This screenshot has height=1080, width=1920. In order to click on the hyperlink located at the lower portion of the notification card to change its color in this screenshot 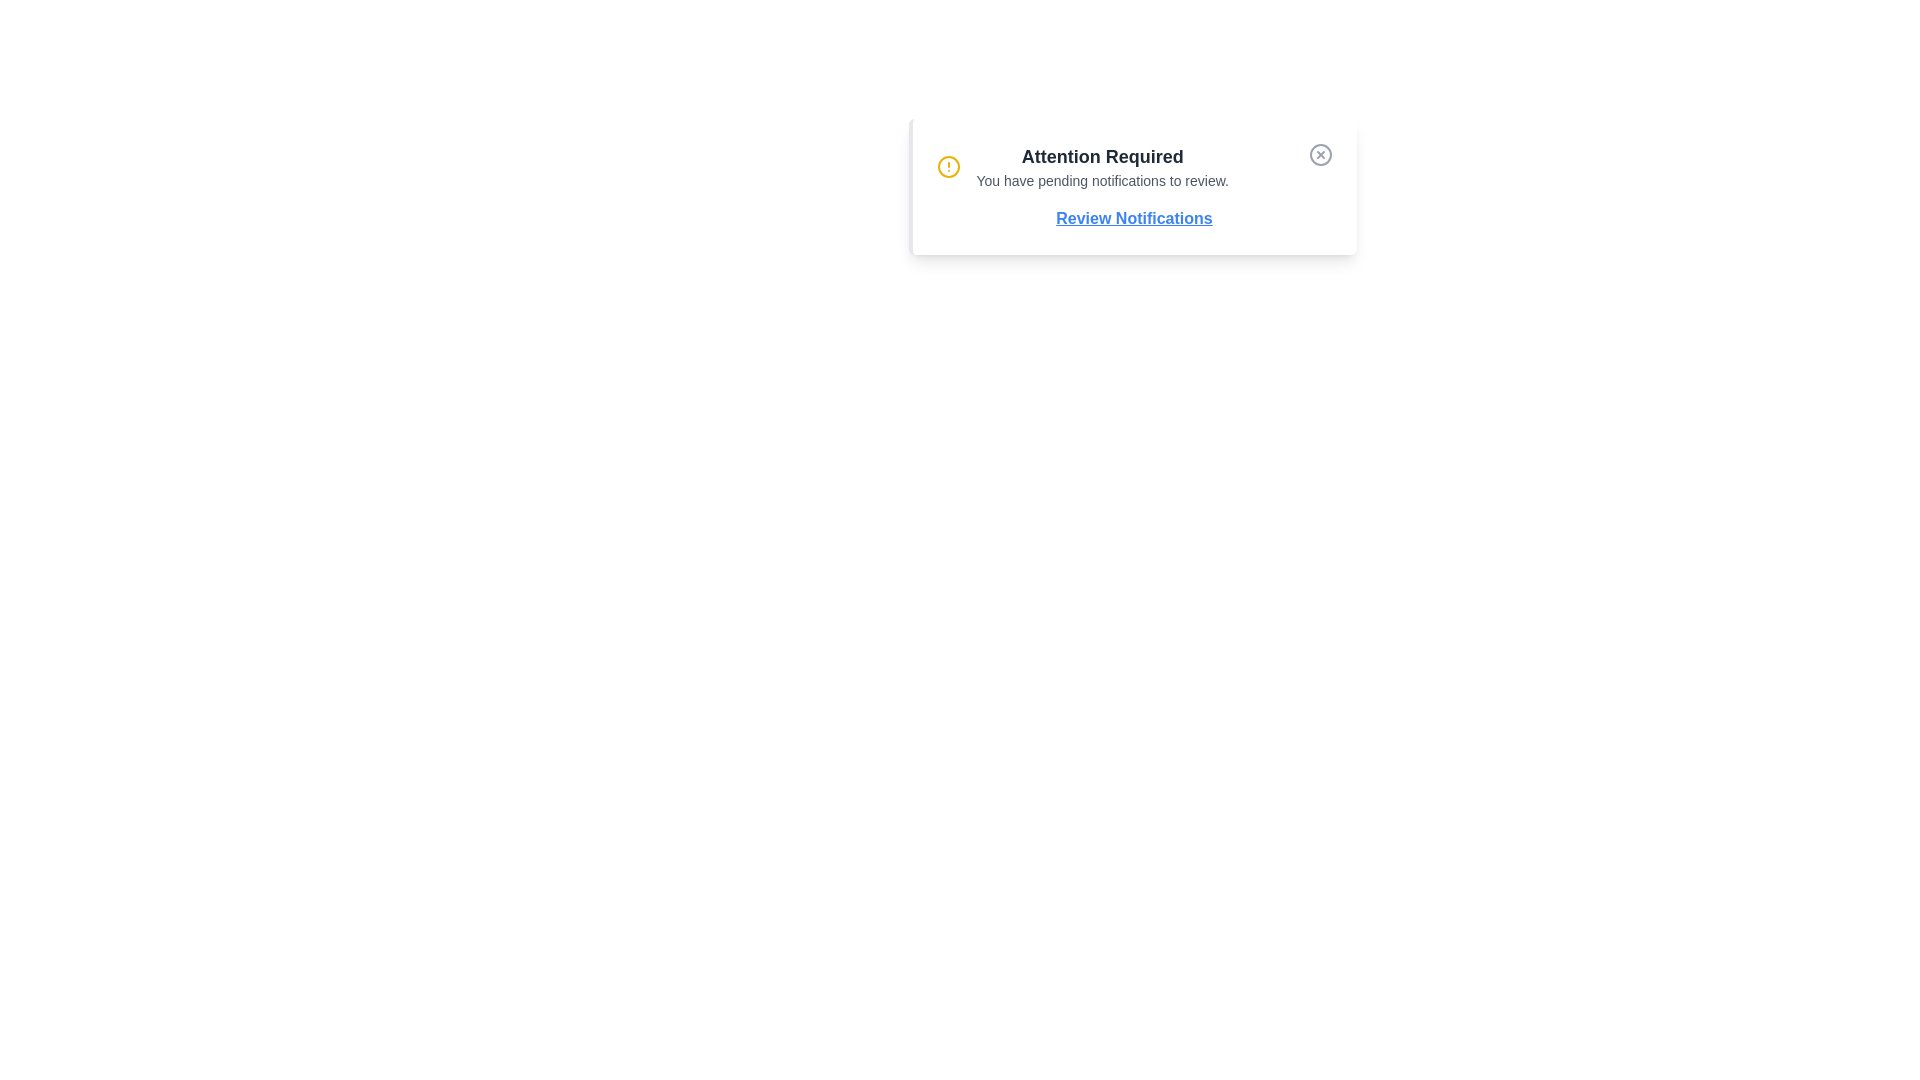, I will do `click(1134, 219)`.